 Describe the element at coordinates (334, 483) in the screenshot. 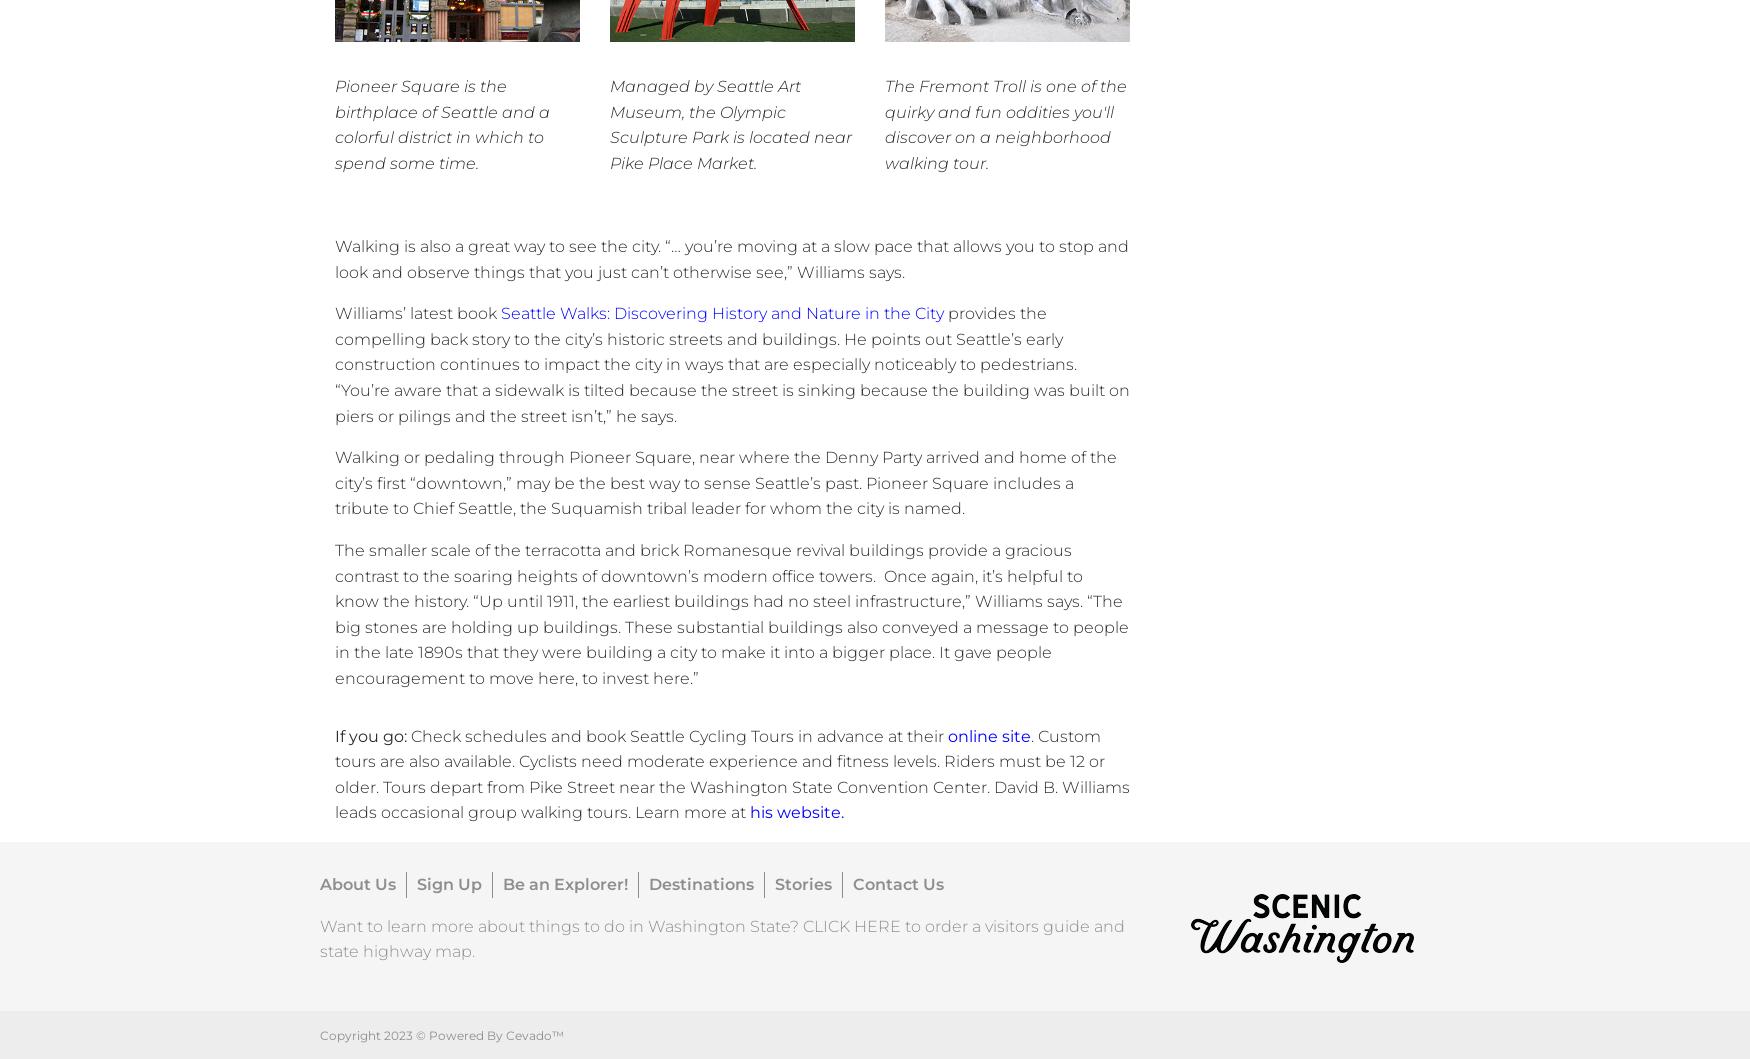

I see `'Walking or pedaling through Pioneer Square, near where the Denny Party arrived and home of the city’s first “downtown,” may be the best way to sense Seattle’s past. Pioneer Square includes a tribute to Chief Seattle, the Suquamish tribal leader for whom the city is named.'` at that location.